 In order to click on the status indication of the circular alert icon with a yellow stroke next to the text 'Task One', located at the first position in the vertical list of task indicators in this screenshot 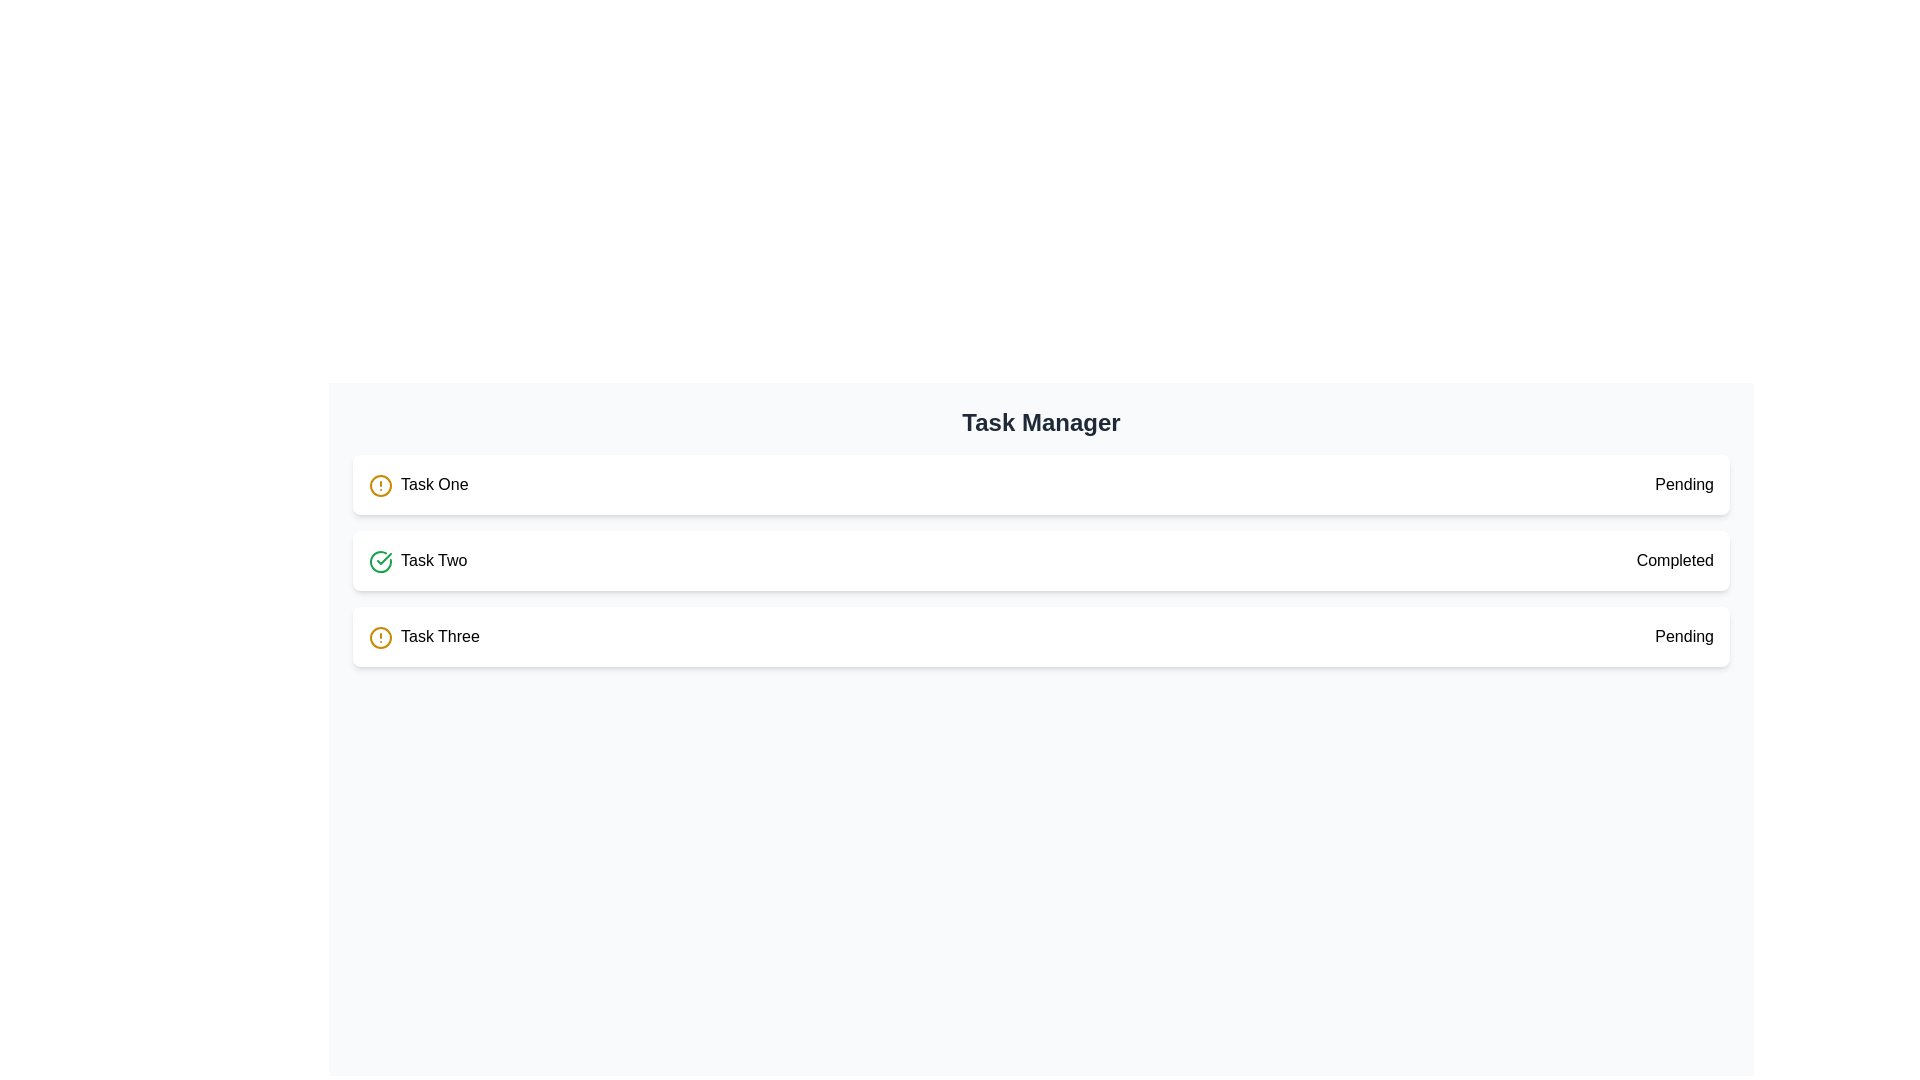, I will do `click(380, 637)`.